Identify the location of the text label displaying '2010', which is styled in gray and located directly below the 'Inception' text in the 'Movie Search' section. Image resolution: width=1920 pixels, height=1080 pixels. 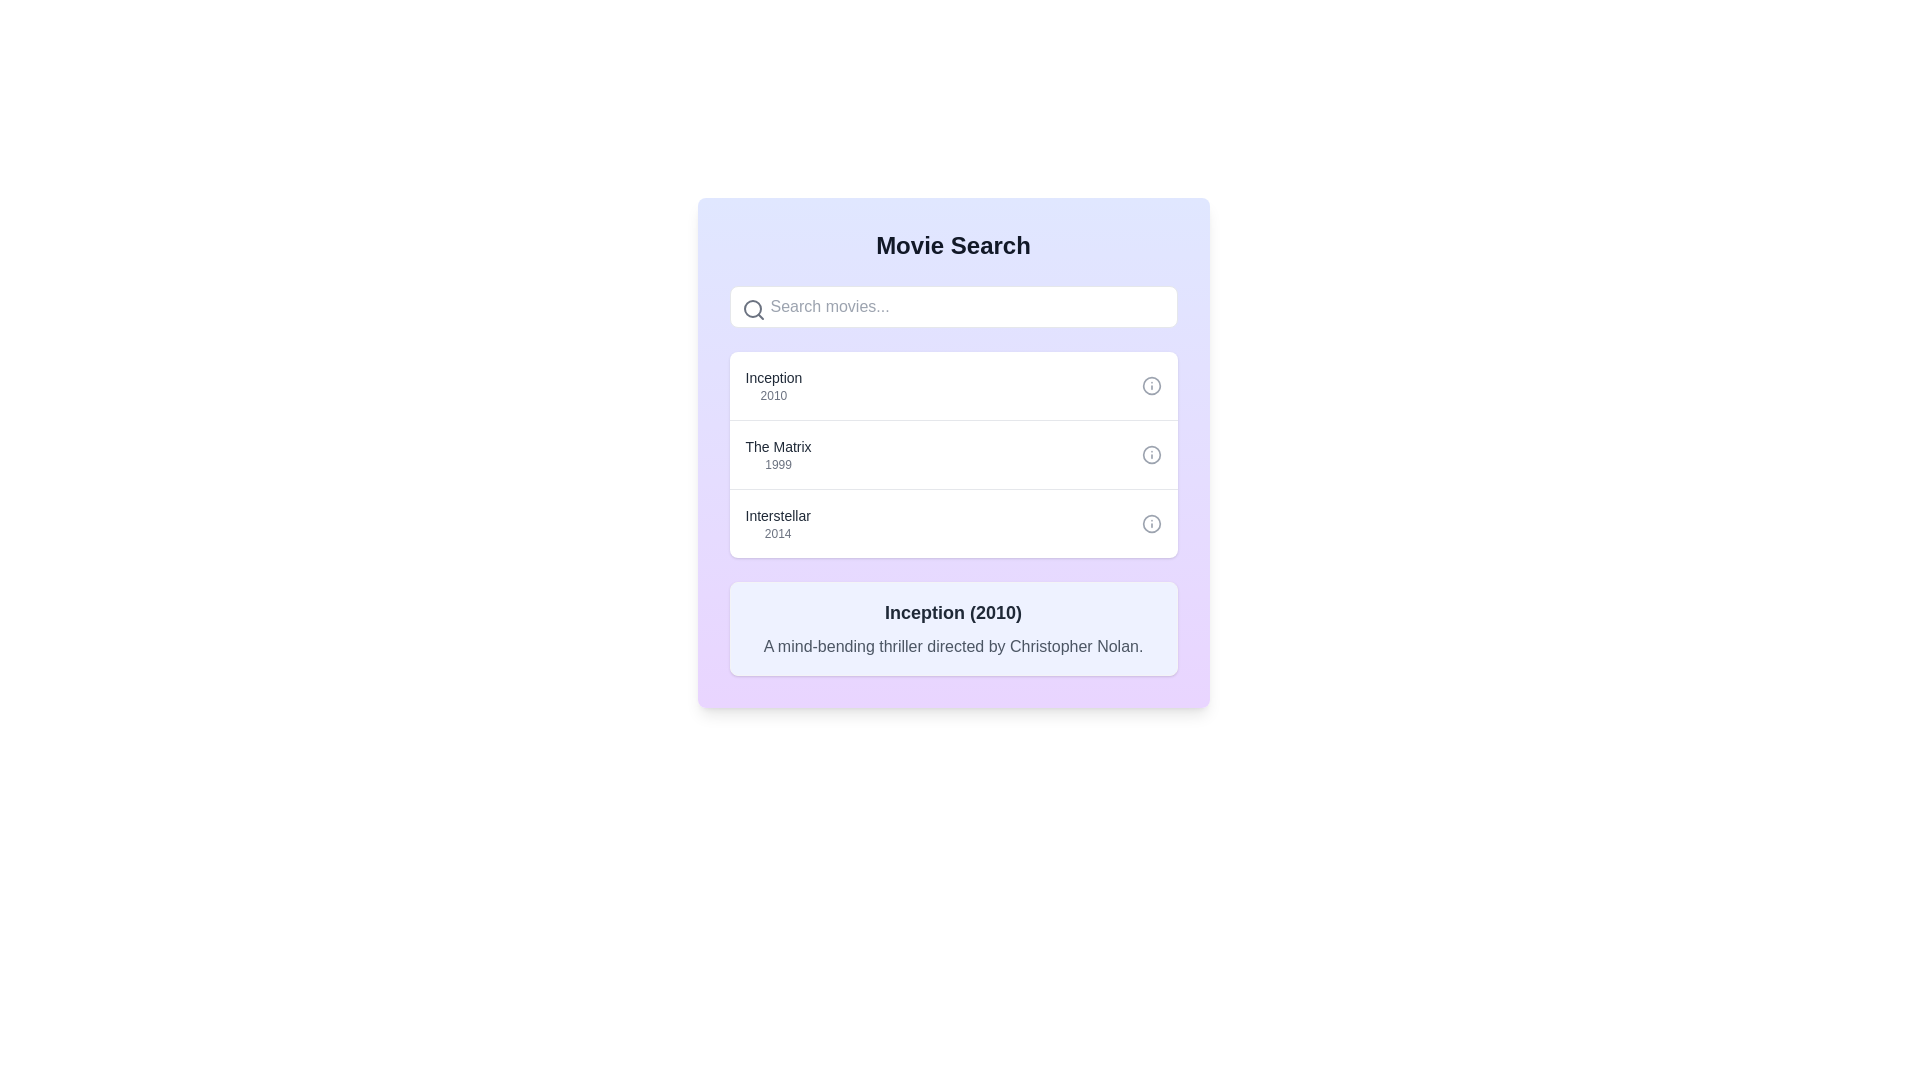
(772, 396).